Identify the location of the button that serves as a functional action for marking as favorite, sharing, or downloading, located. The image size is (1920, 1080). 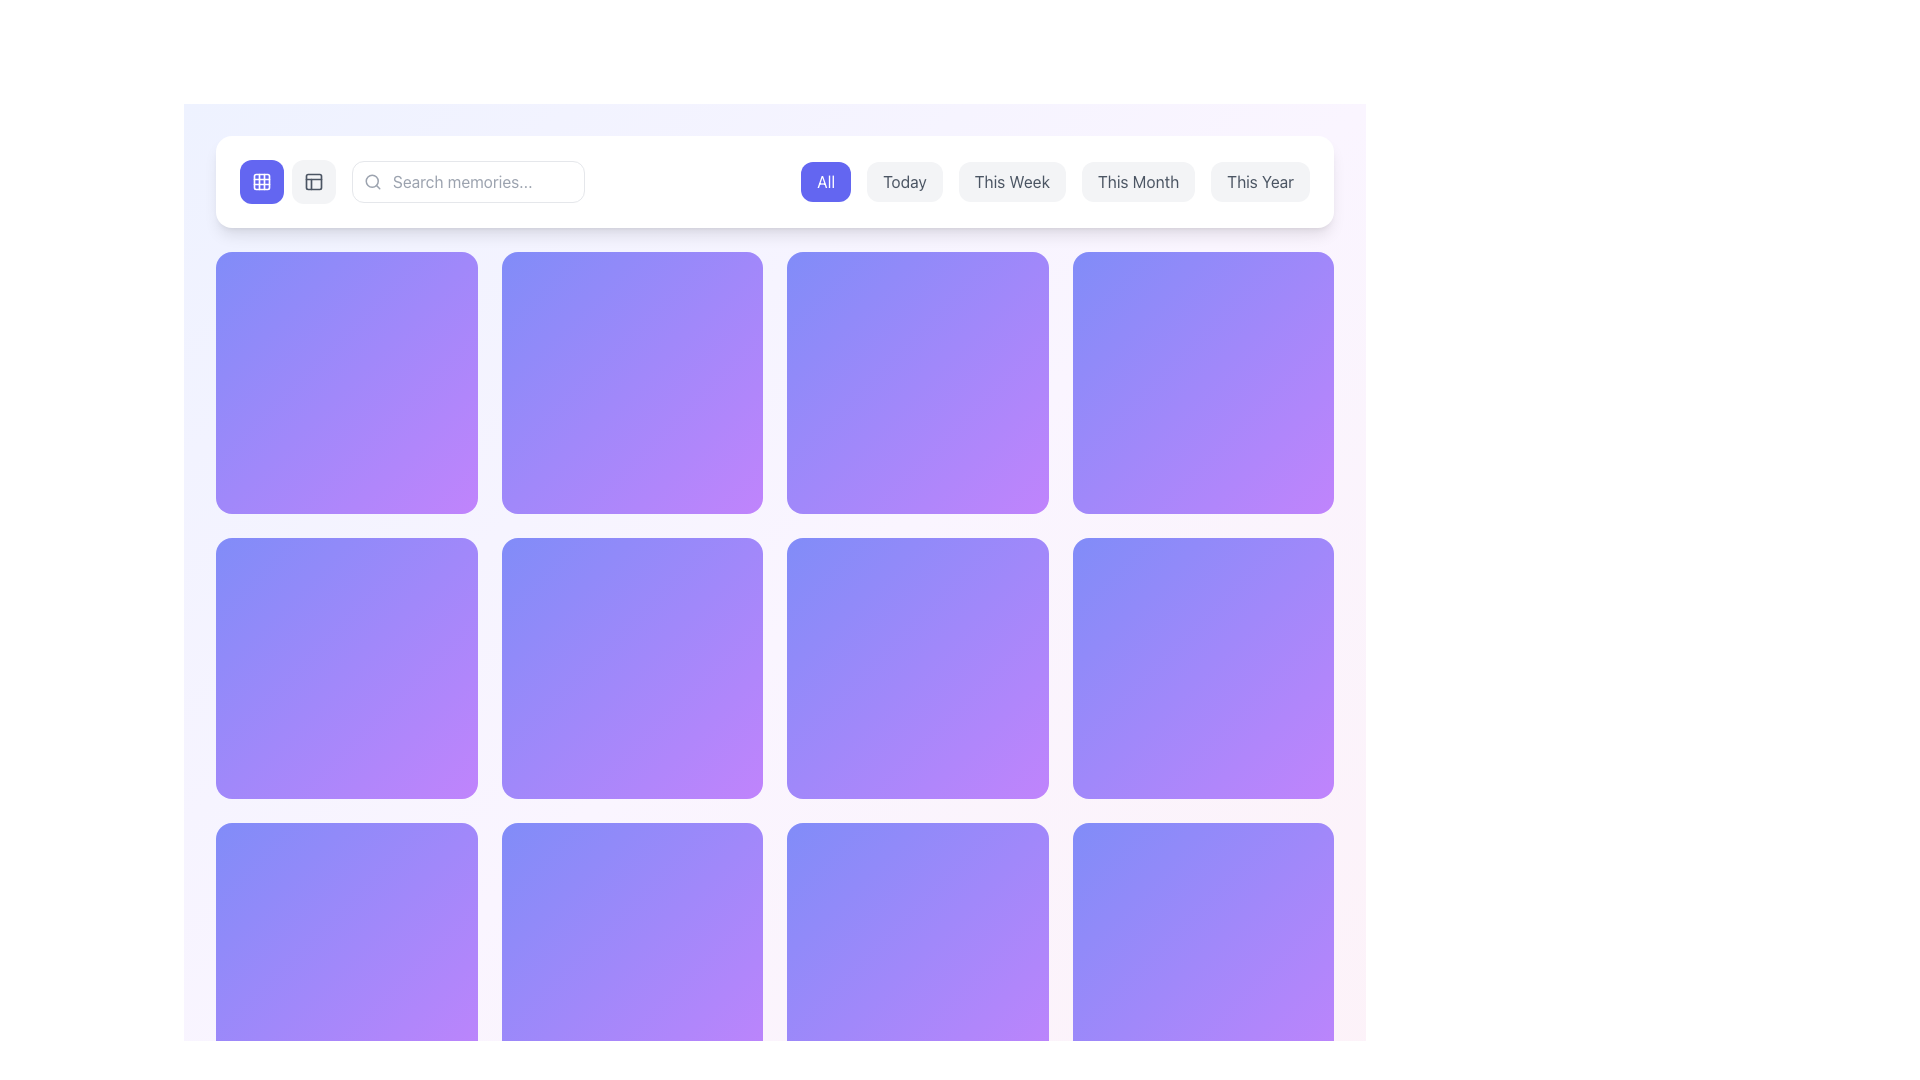
(1257, 285).